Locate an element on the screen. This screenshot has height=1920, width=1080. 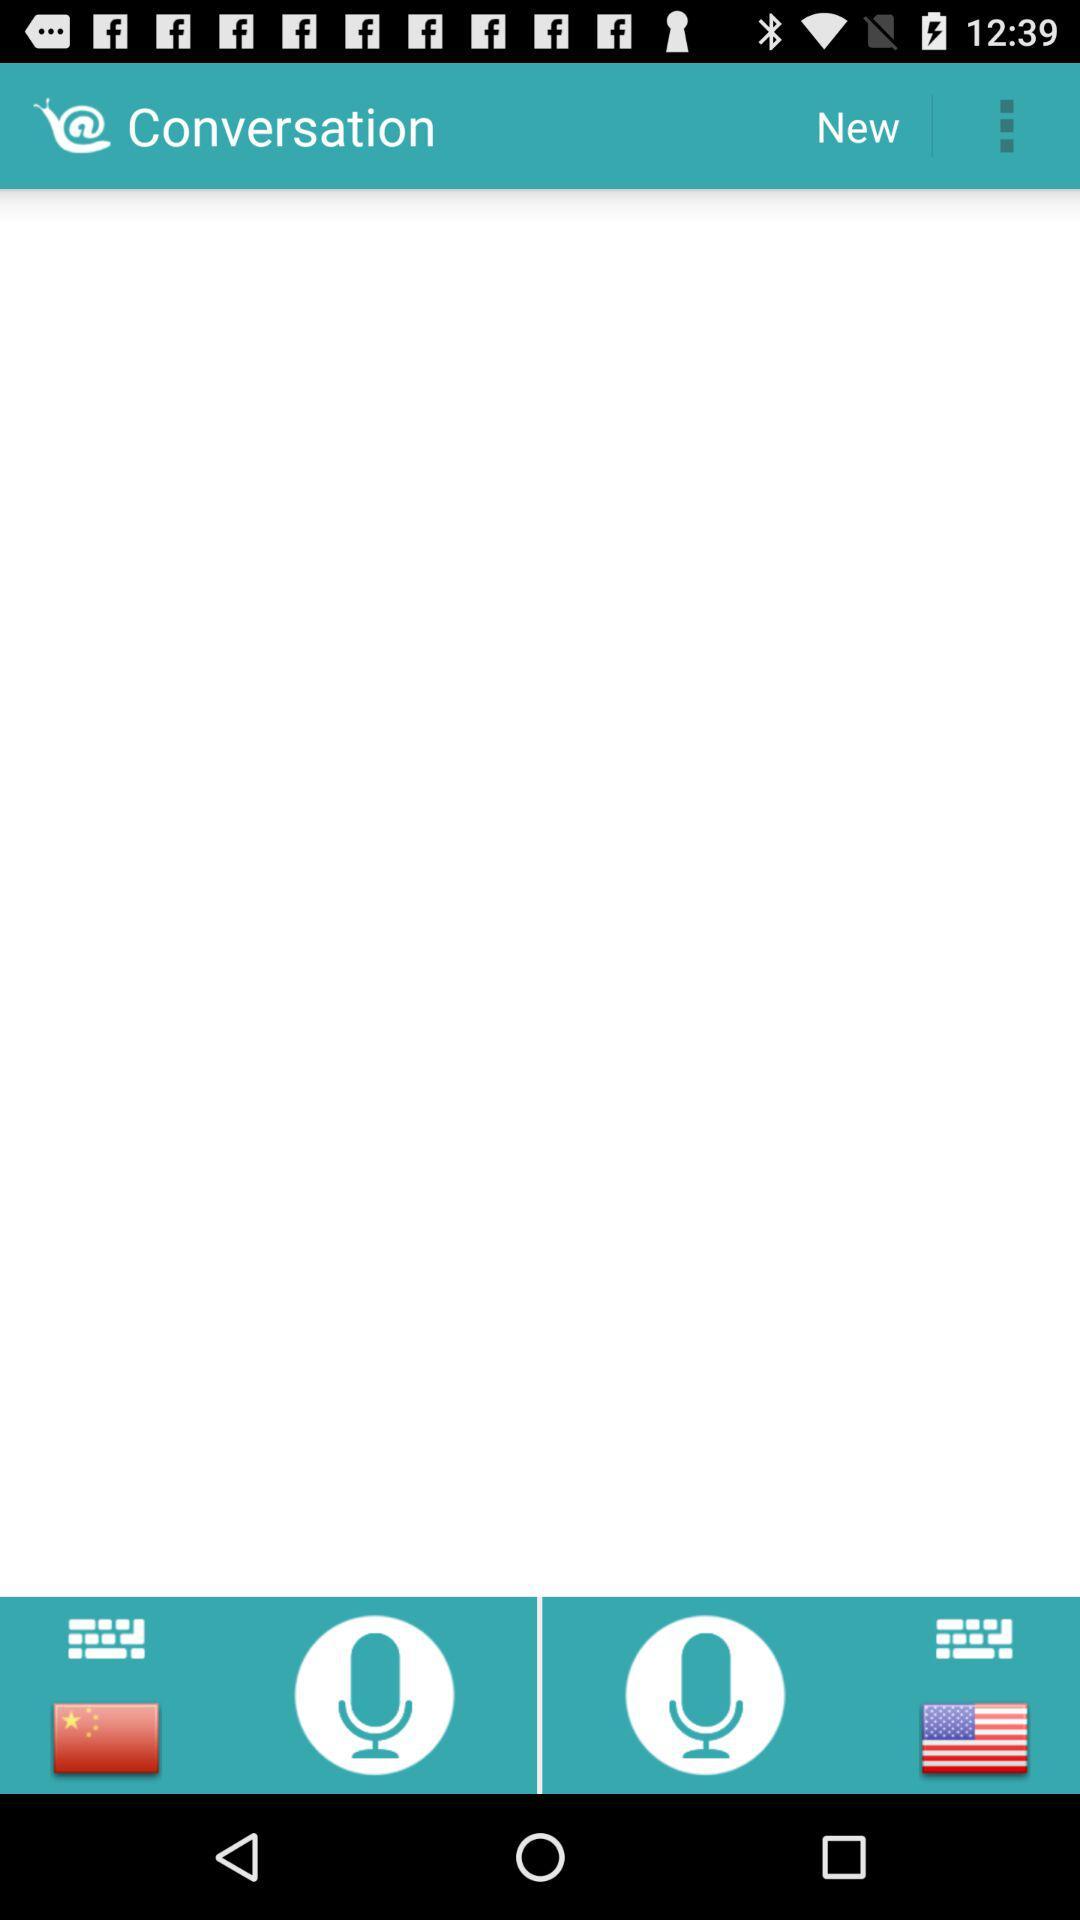
chinese language is located at coordinates (106, 1737).